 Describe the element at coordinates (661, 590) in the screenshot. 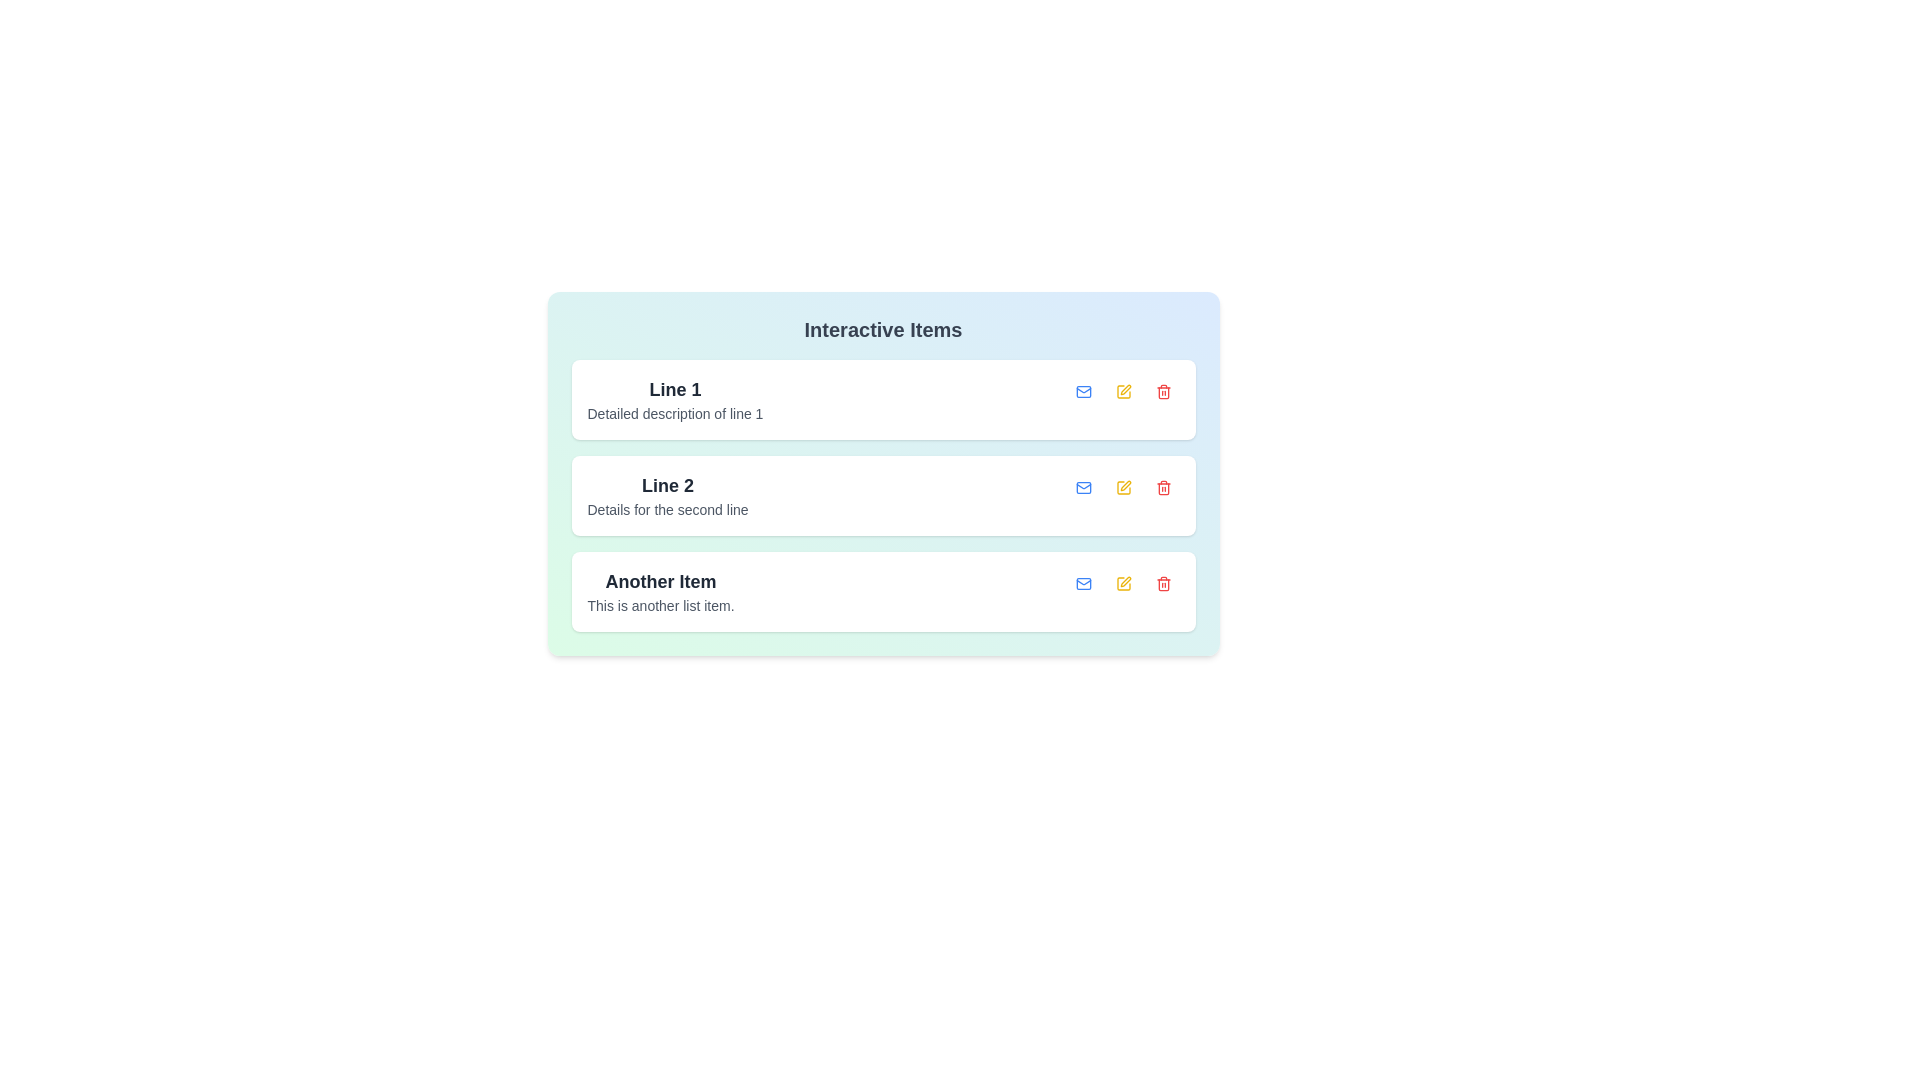

I see `the item Another Item to highlight it` at that location.